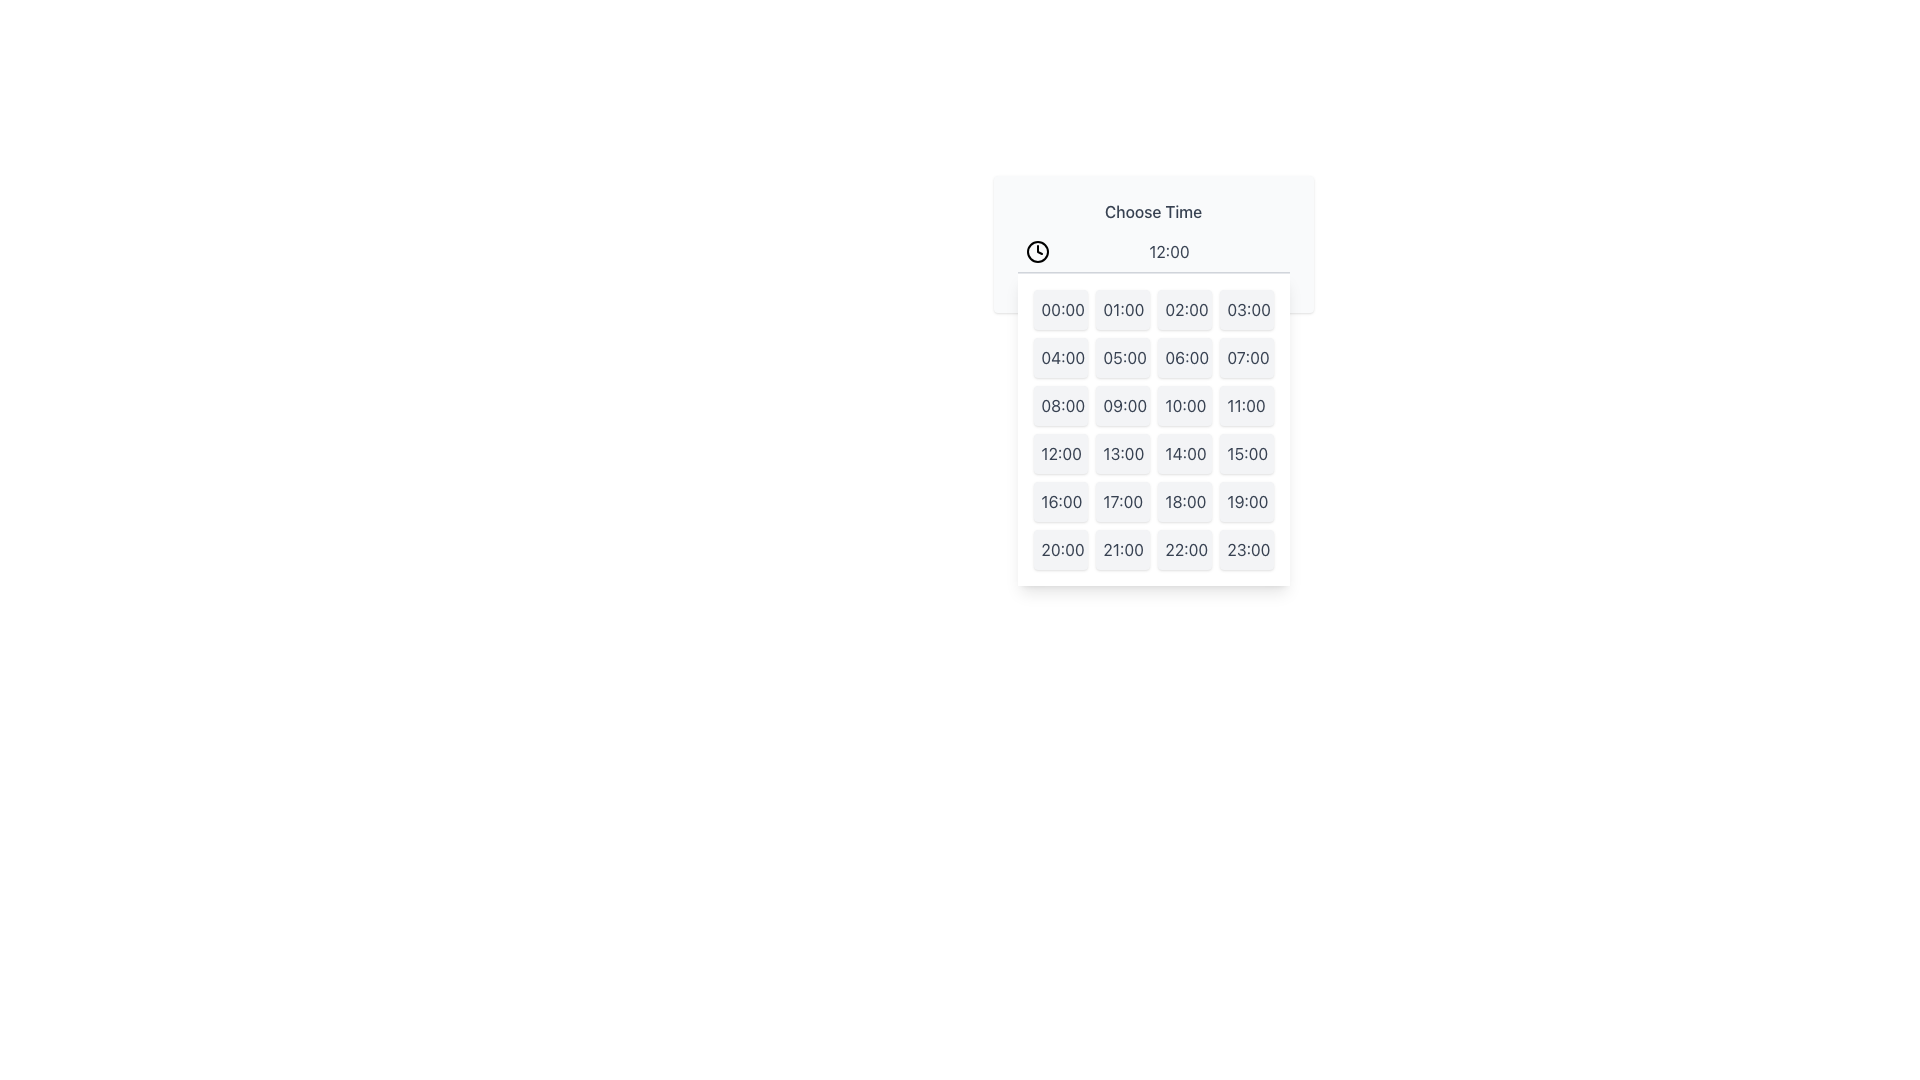 The height and width of the screenshot is (1080, 1920). I want to click on the button displaying '20:00' with a light gray background and rounded corners, so click(1059, 550).